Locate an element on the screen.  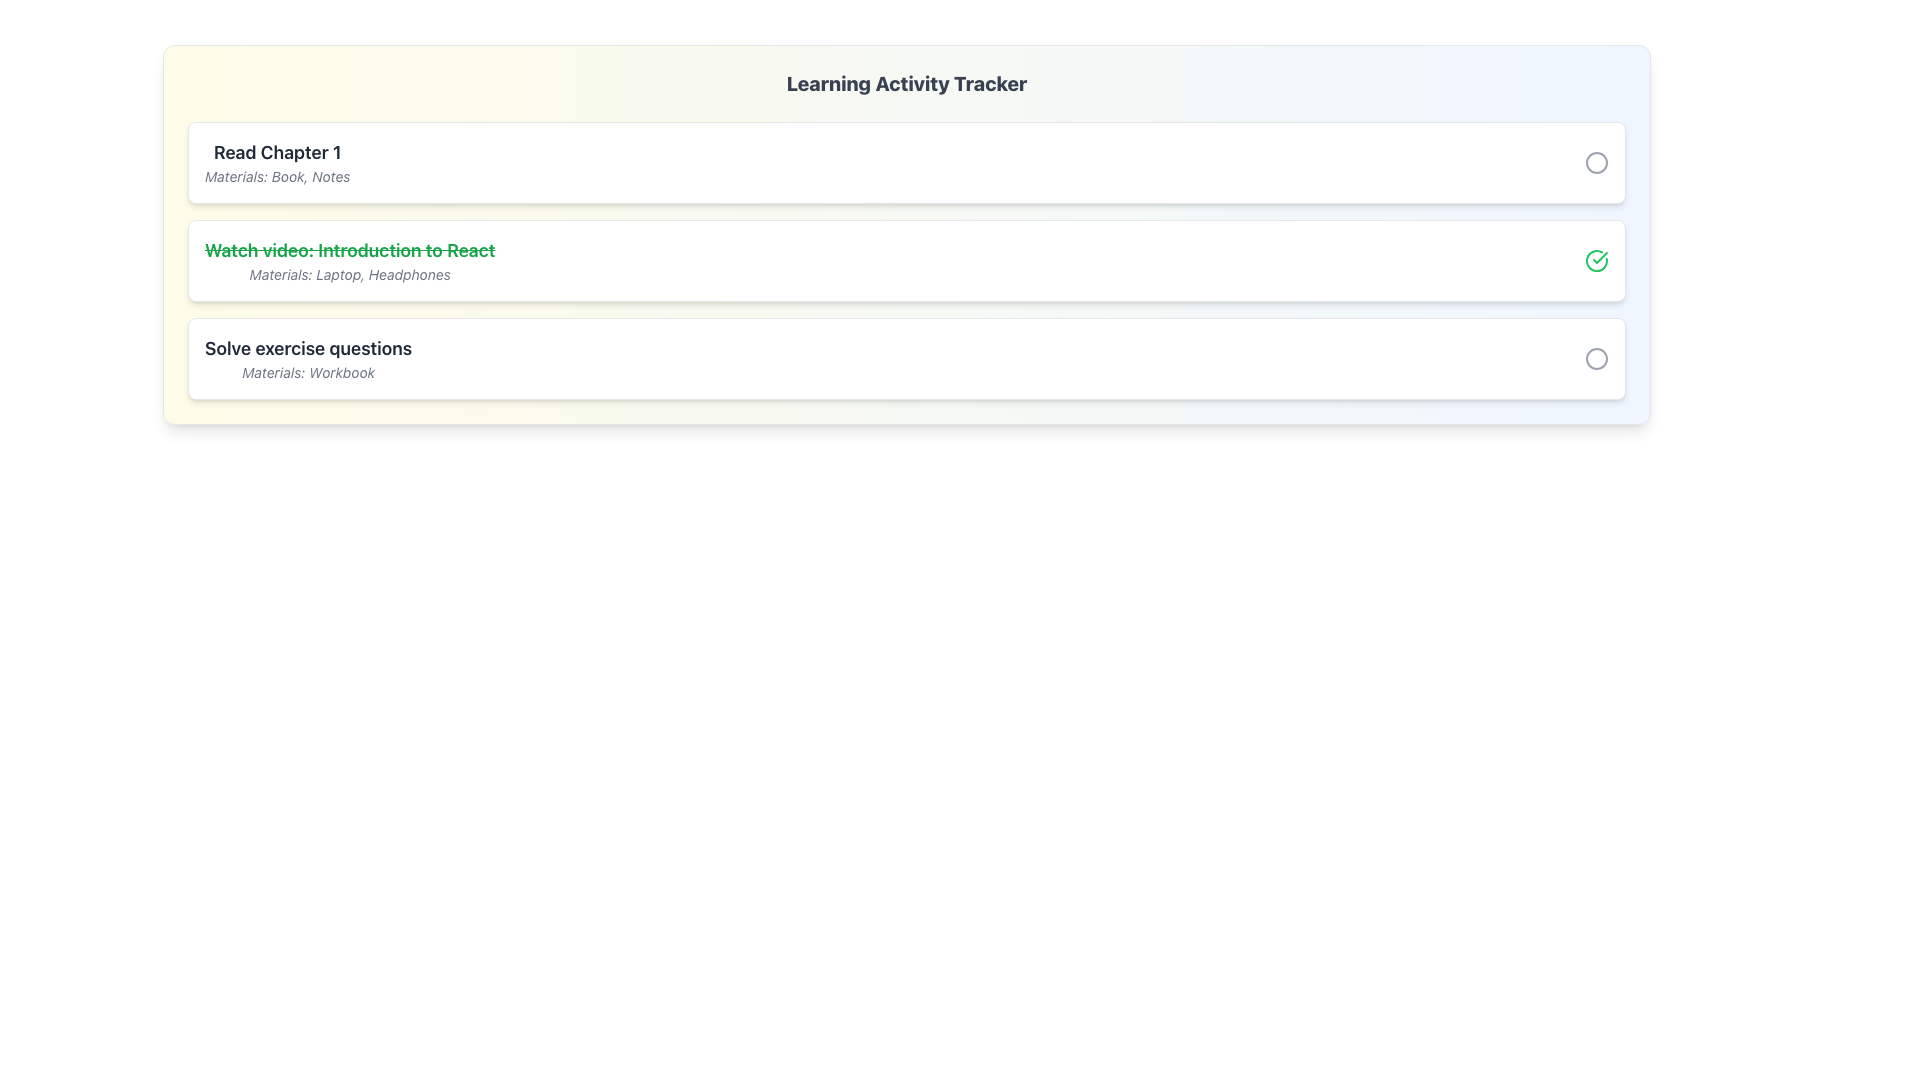
the small circular icon with an empty center and thin border located at the far-right side of the 'Solve exercise questions' row, near the text 'Materials: Workbook' is located at coordinates (1596, 357).